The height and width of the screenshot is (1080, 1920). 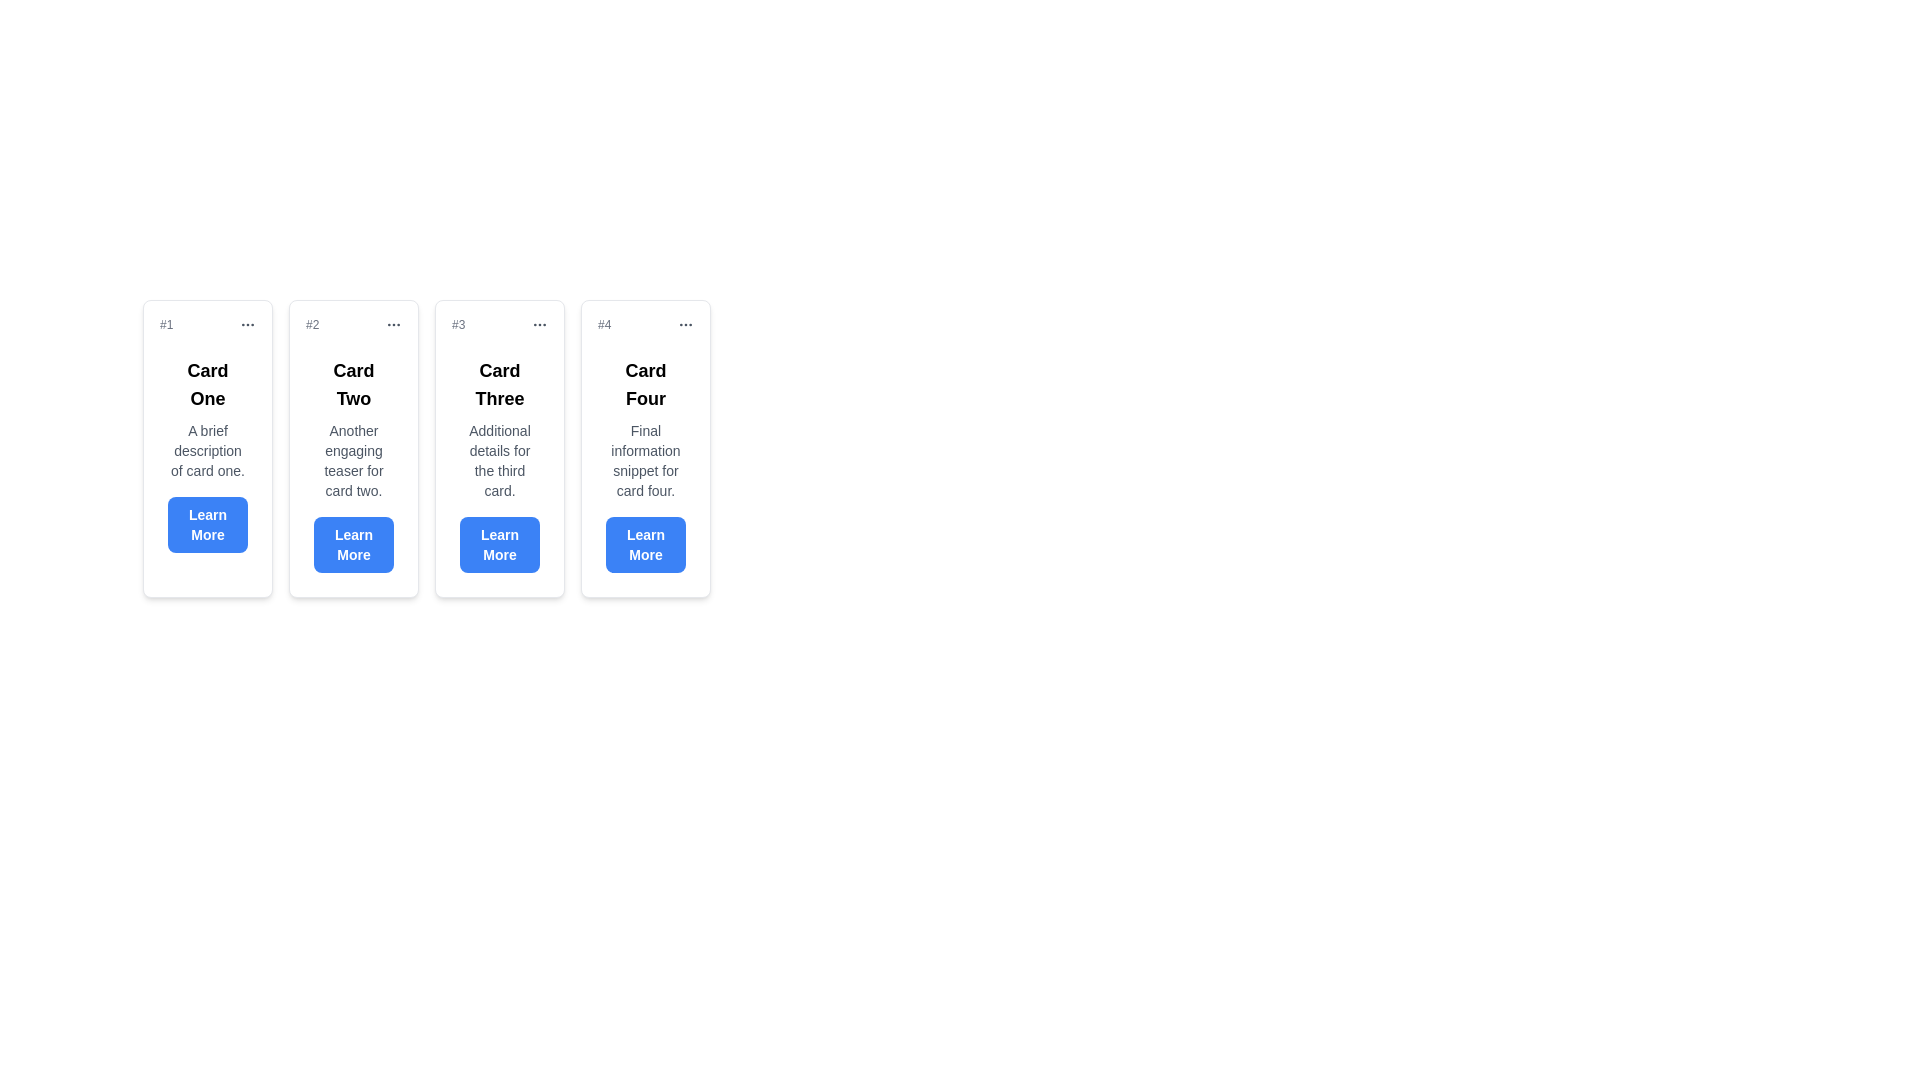 I want to click on the text label 'Card One' which is bold and larger than surrounding text, located at the top of the first card in a horizontal series of cards, so click(x=207, y=385).